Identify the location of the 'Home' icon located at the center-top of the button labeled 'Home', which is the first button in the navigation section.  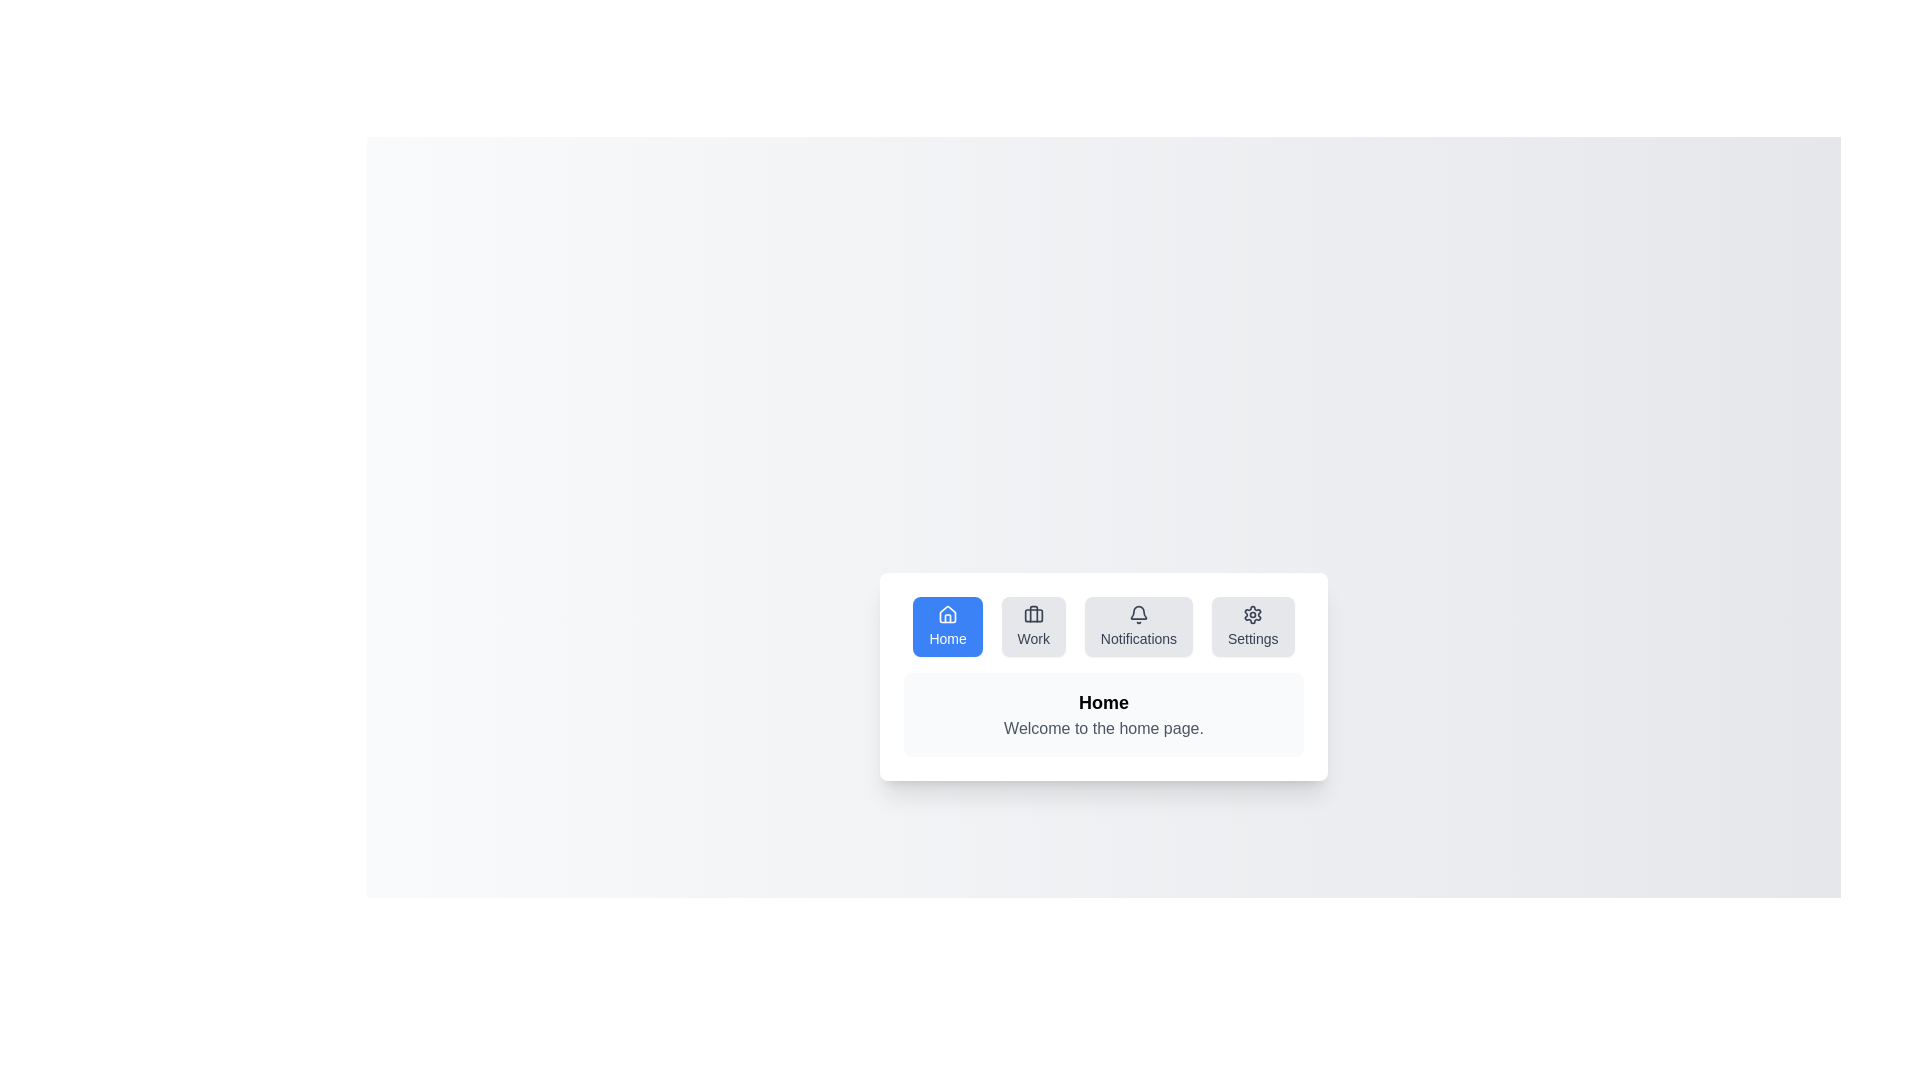
(947, 613).